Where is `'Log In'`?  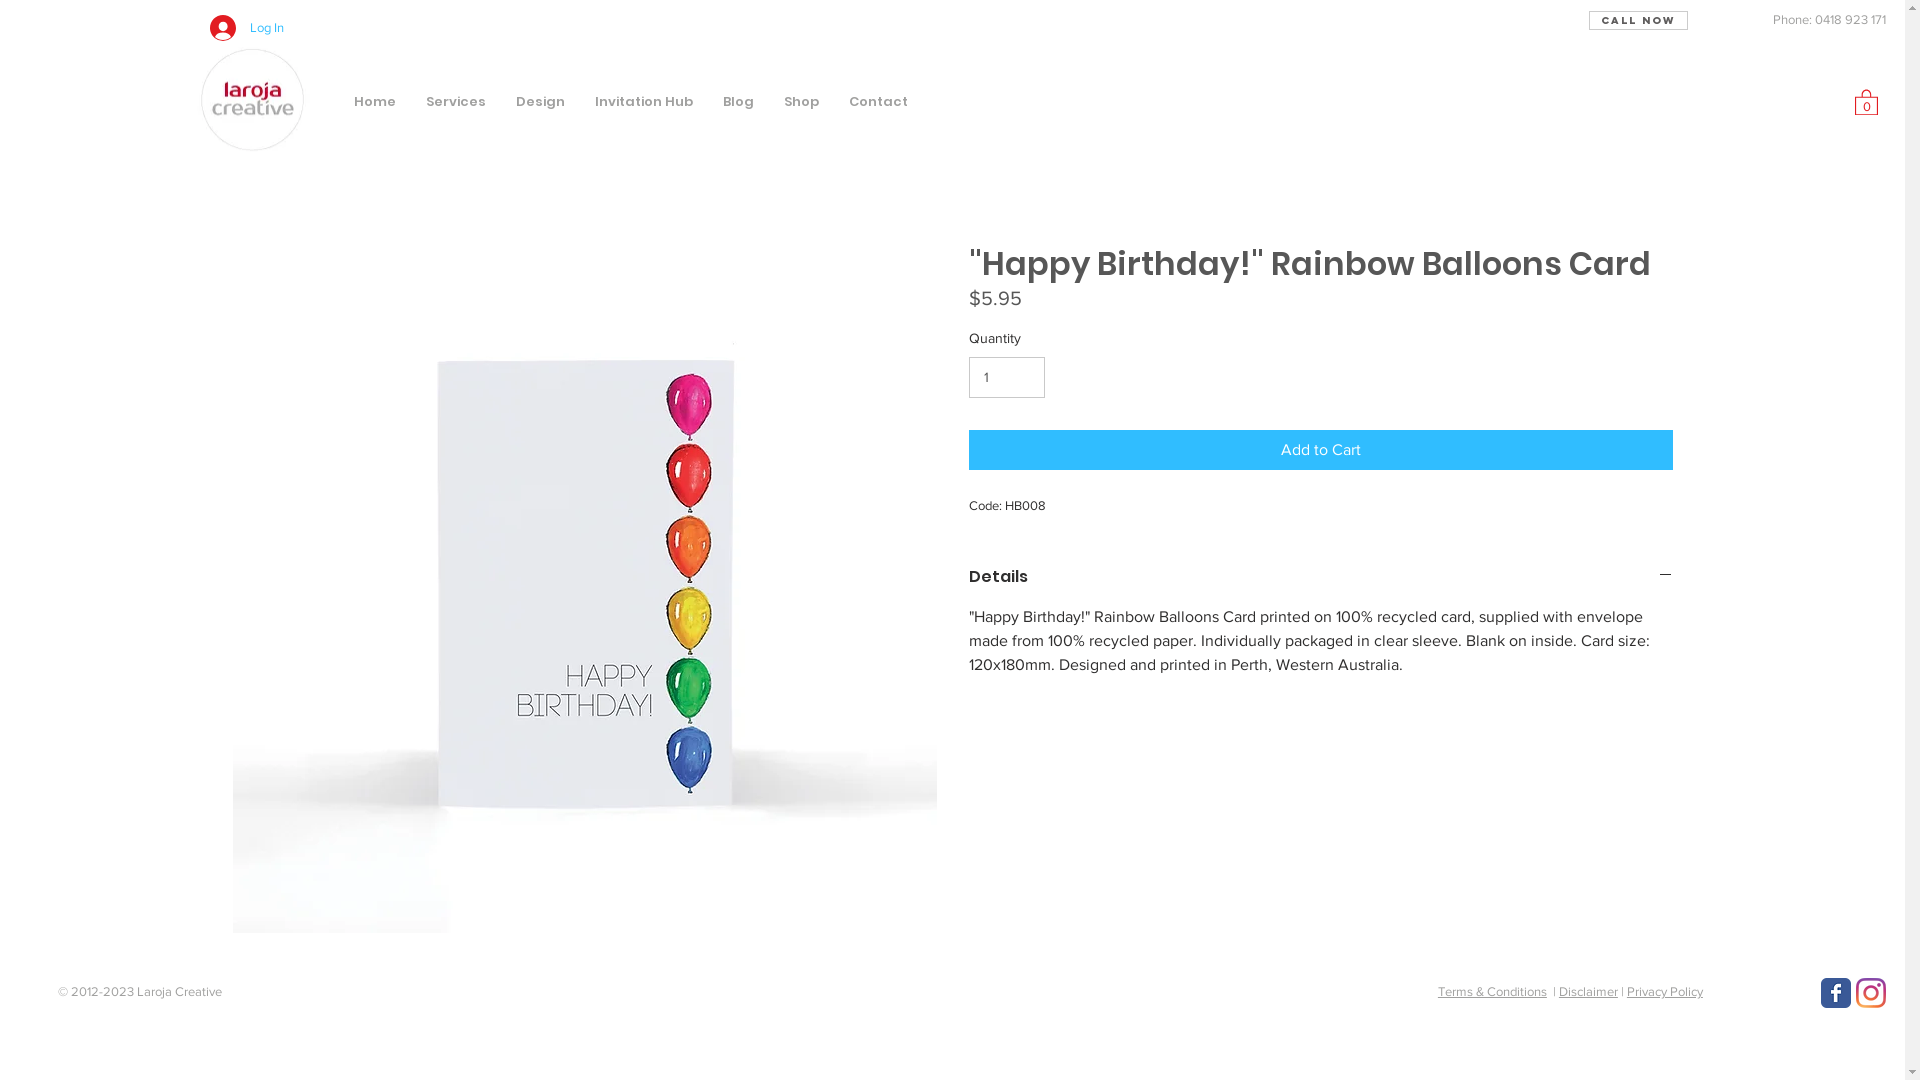 'Log In' is located at coordinates (245, 27).